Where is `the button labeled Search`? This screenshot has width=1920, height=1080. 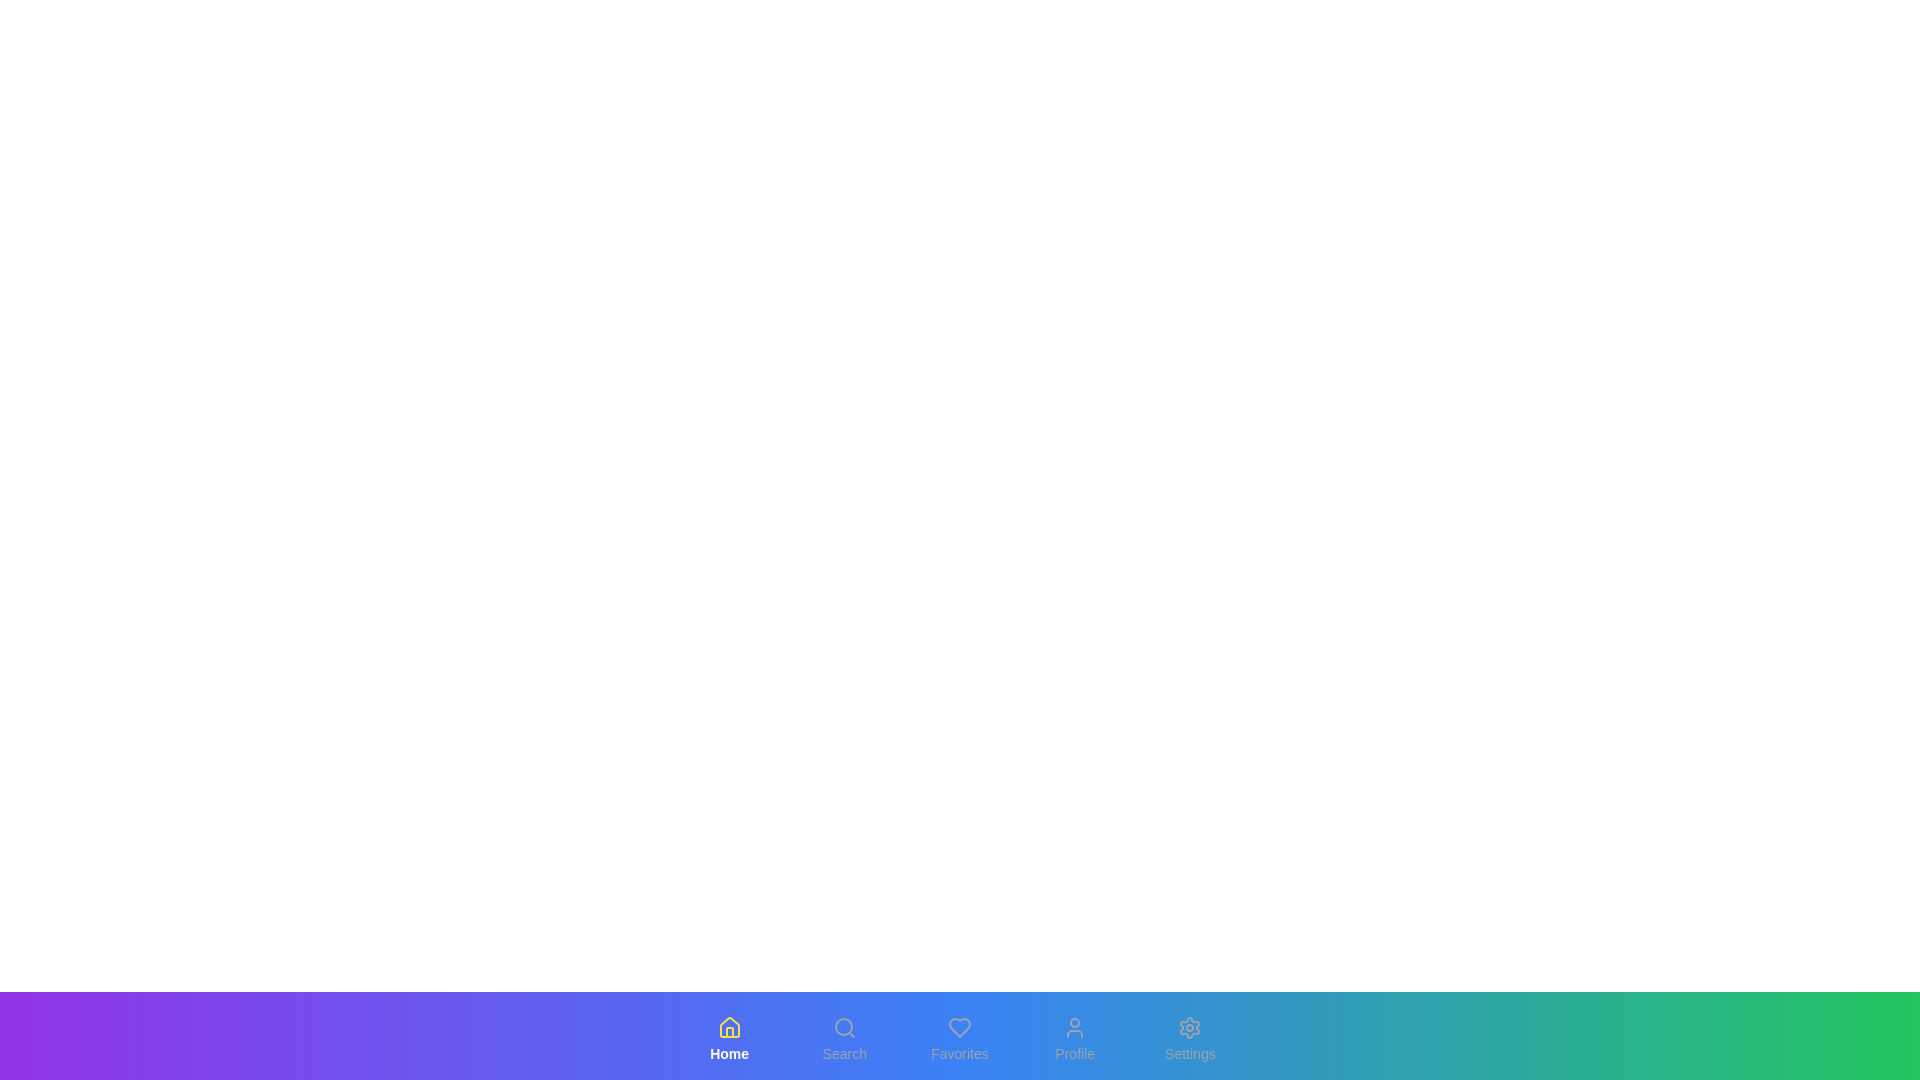 the button labeled Search is located at coordinates (844, 1039).